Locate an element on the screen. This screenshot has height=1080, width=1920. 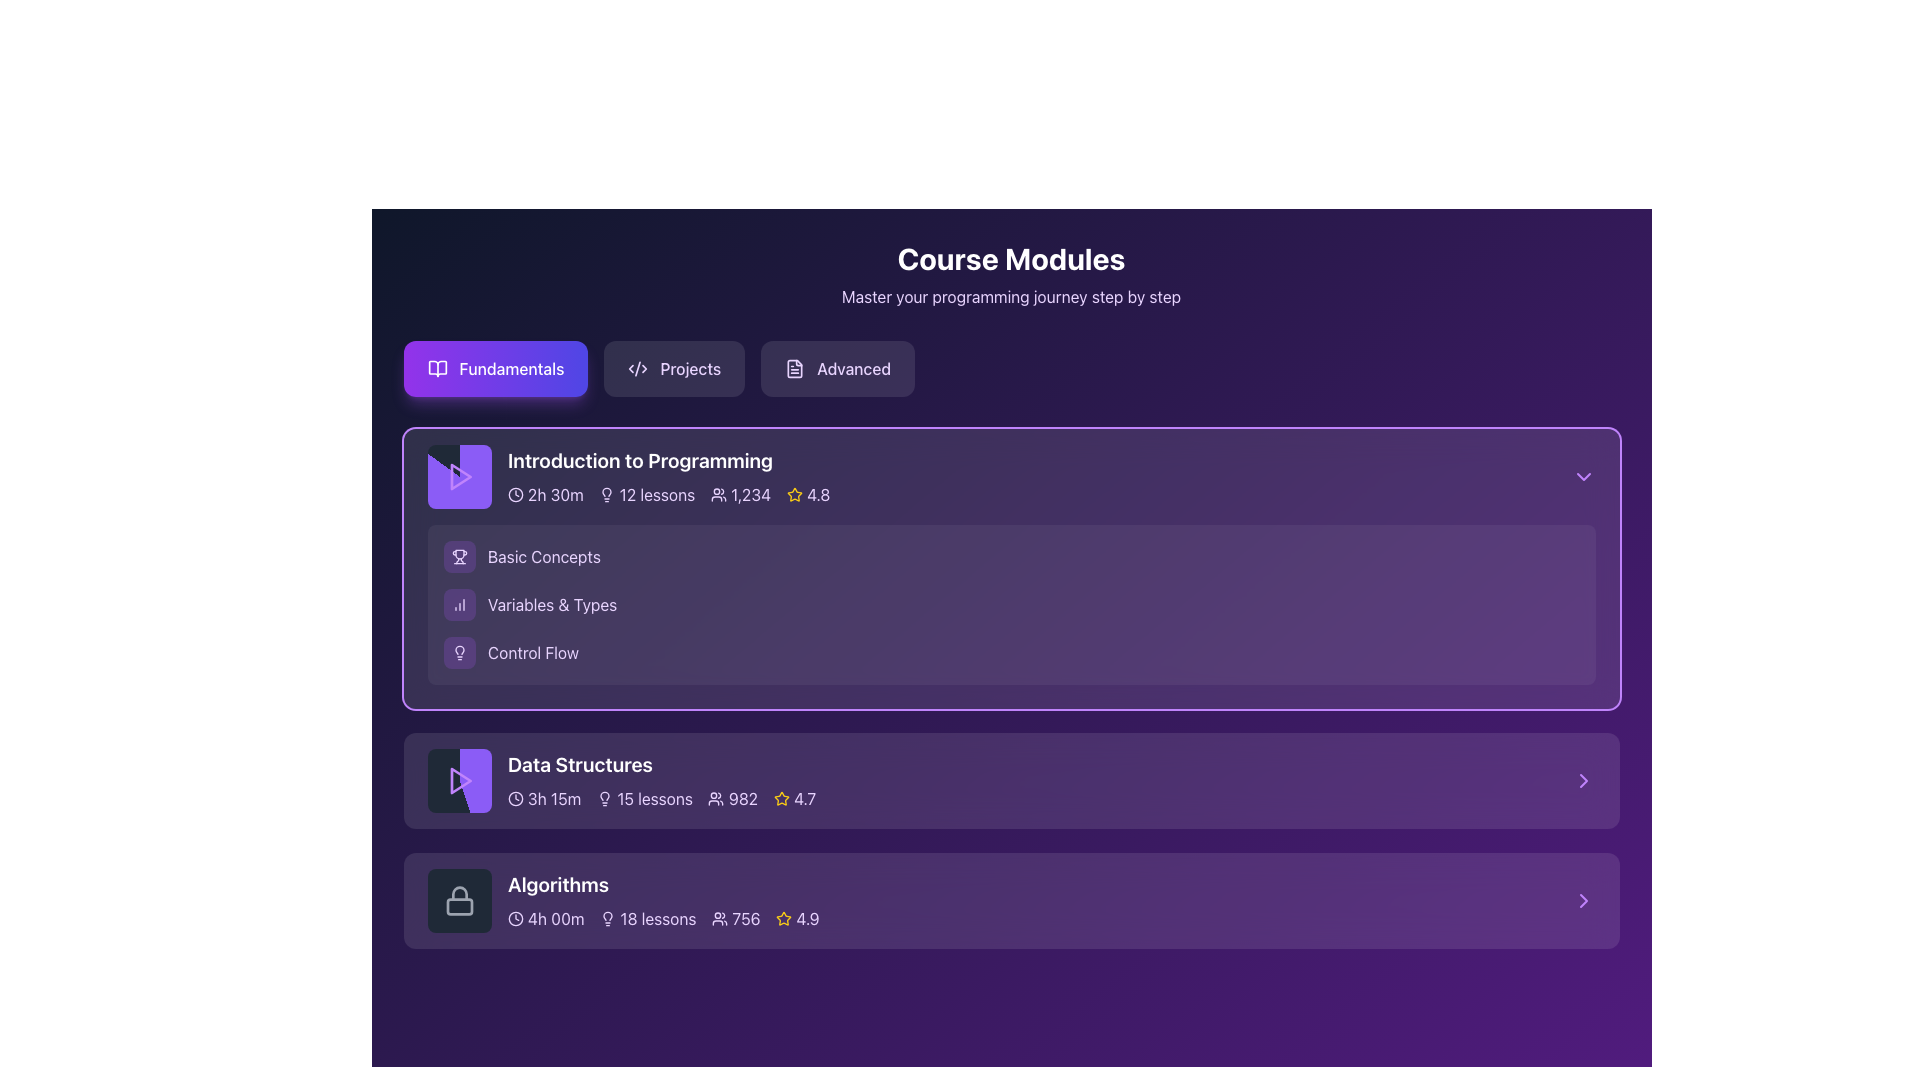
the coding or development icon located to the left of the 'Projects' button in the top section of the UI is located at coordinates (637, 369).